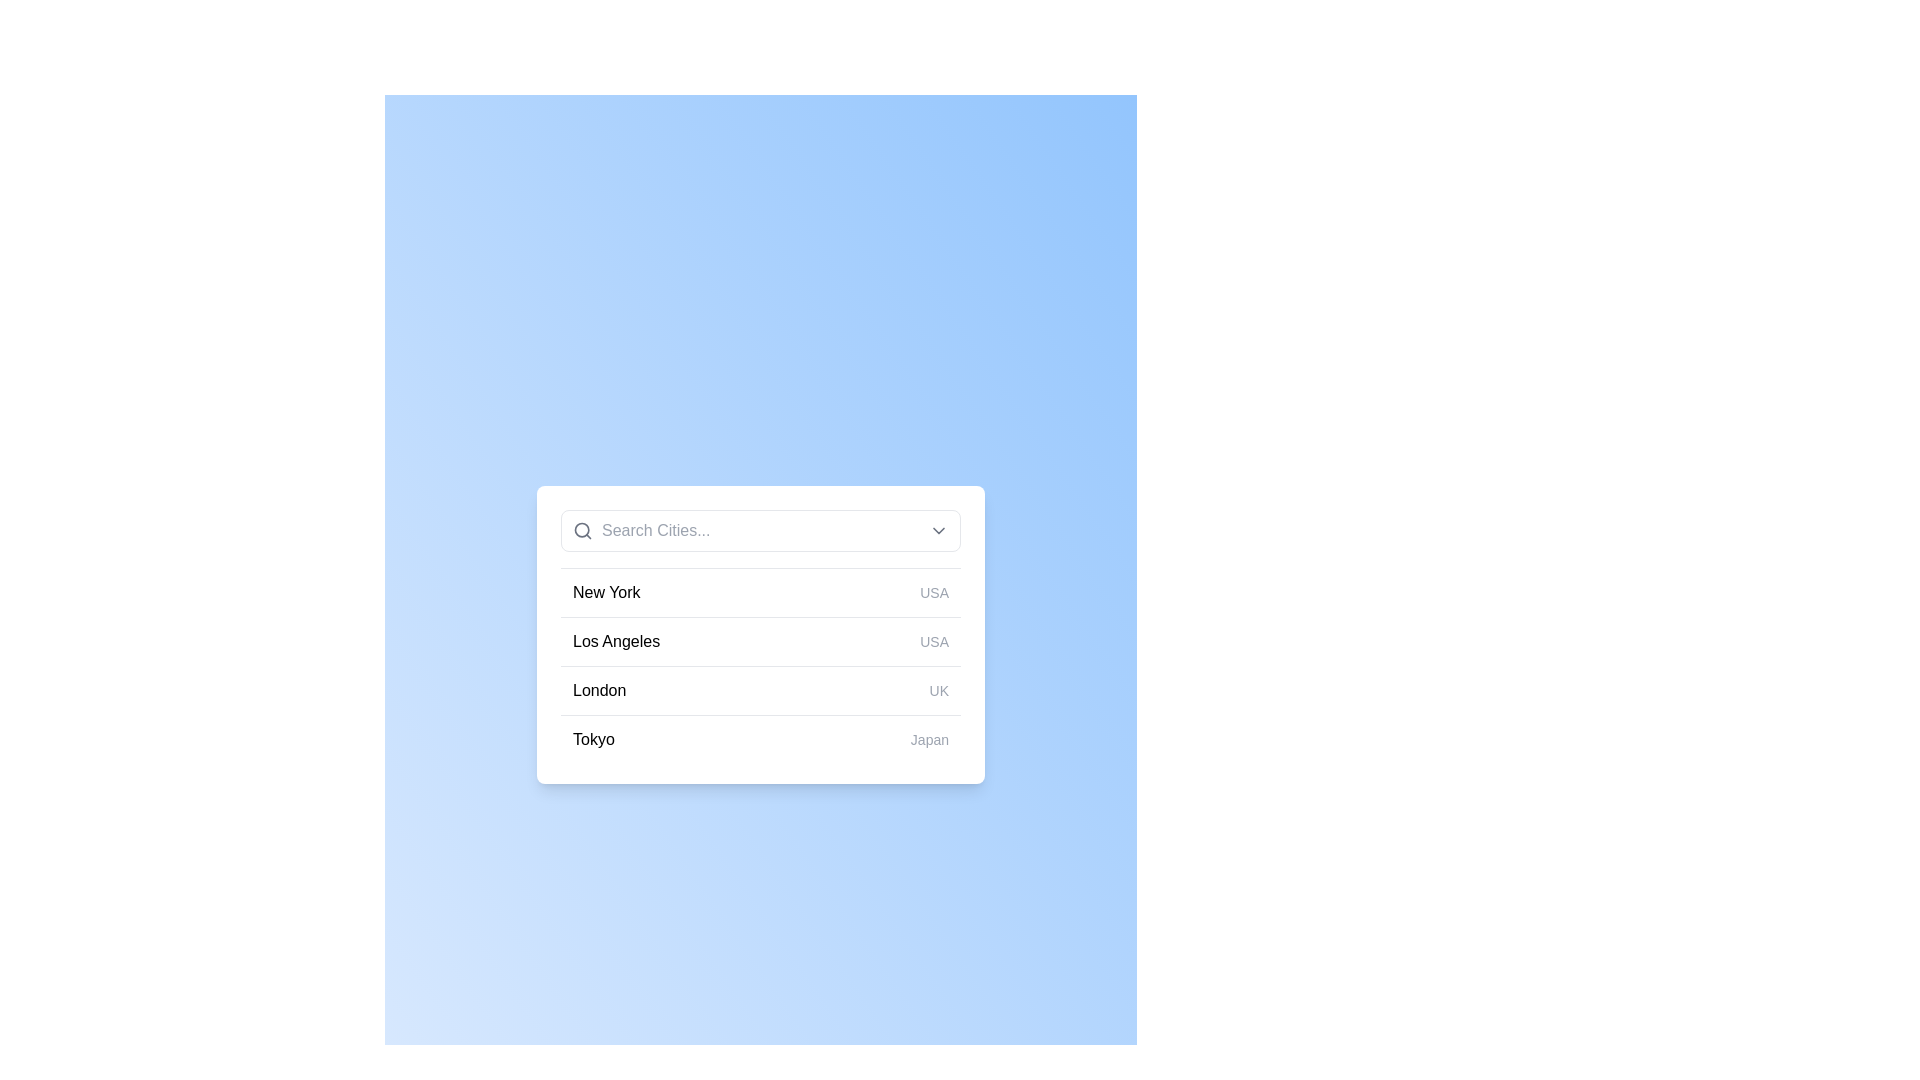 This screenshot has width=1920, height=1080. What do you see at coordinates (760, 635) in the screenshot?
I see `the List Item representing 'Los Angeles'` at bounding box center [760, 635].